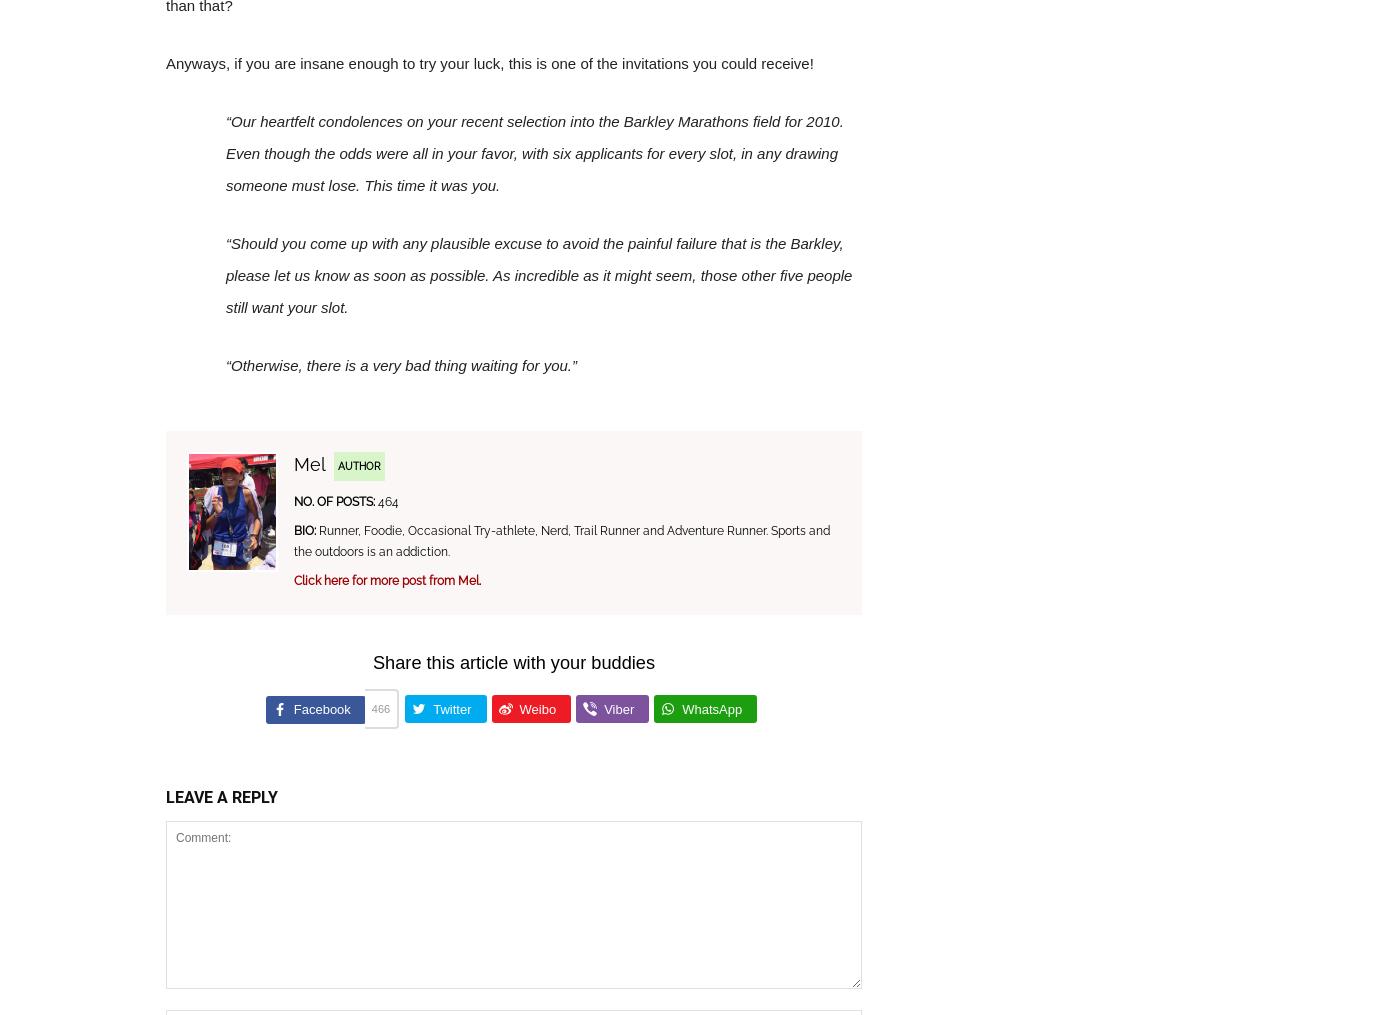 The height and width of the screenshot is (1015, 1400). What do you see at coordinates (452, 708) in the screenshot?
I see `'Twitter'` at bounding box center [452, 708].